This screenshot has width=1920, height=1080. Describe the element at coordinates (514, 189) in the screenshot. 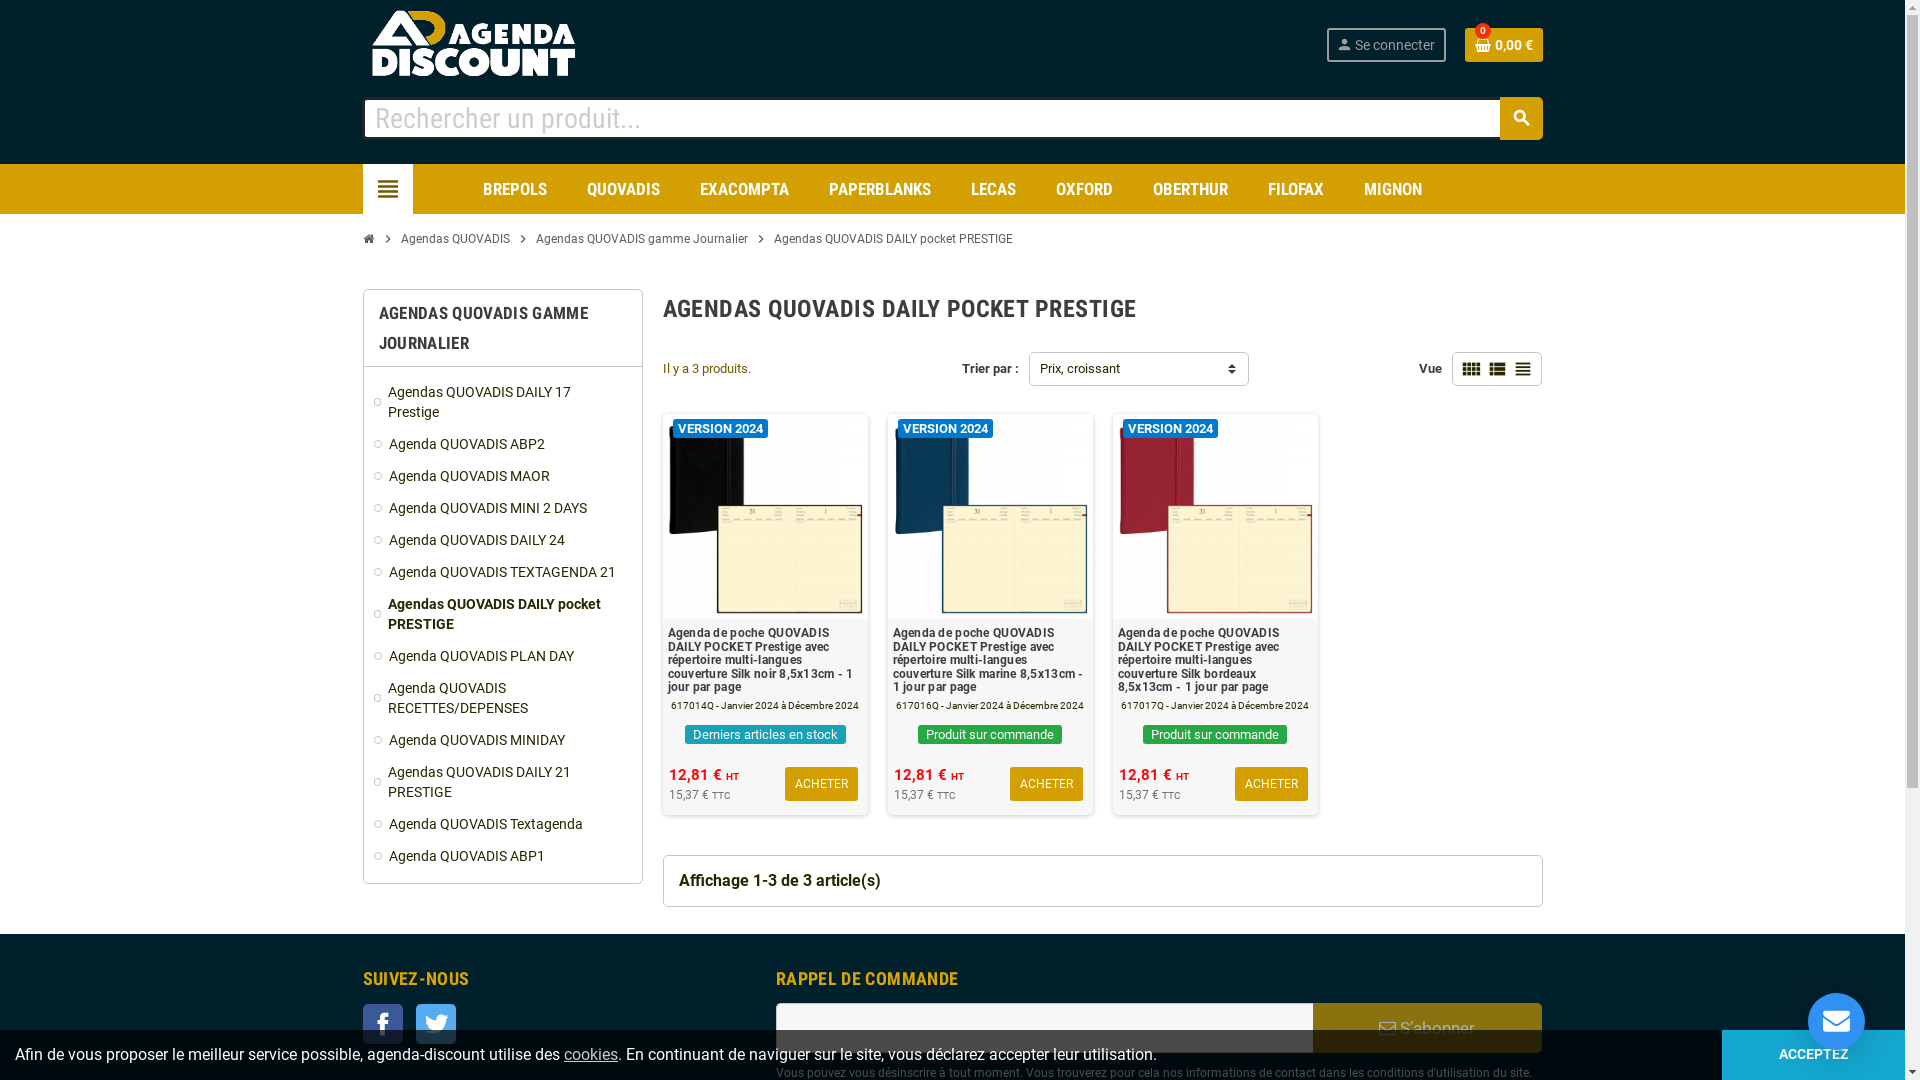

I see `'BREPOLS'` at that location.